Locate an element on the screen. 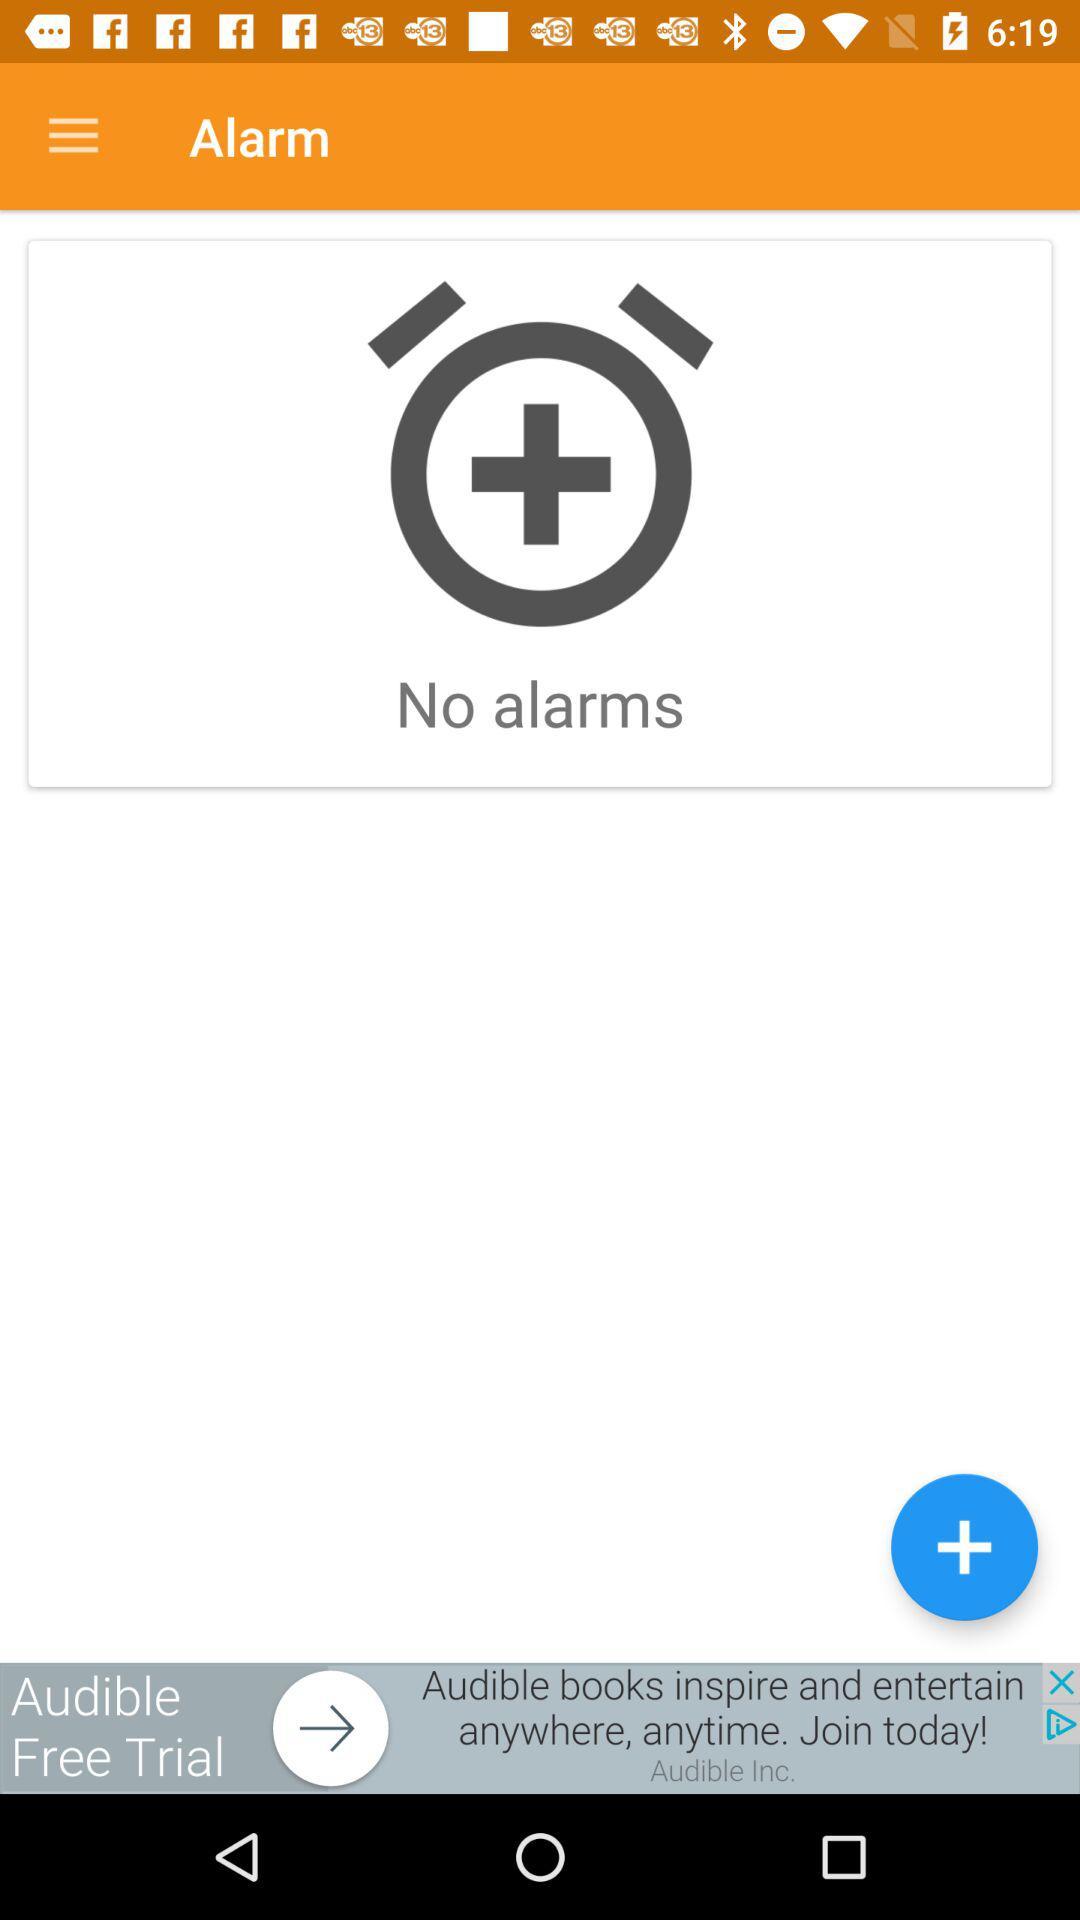 This screenshot has height=1920, width=1080. the add icon is located at coordinates (963, 1546).